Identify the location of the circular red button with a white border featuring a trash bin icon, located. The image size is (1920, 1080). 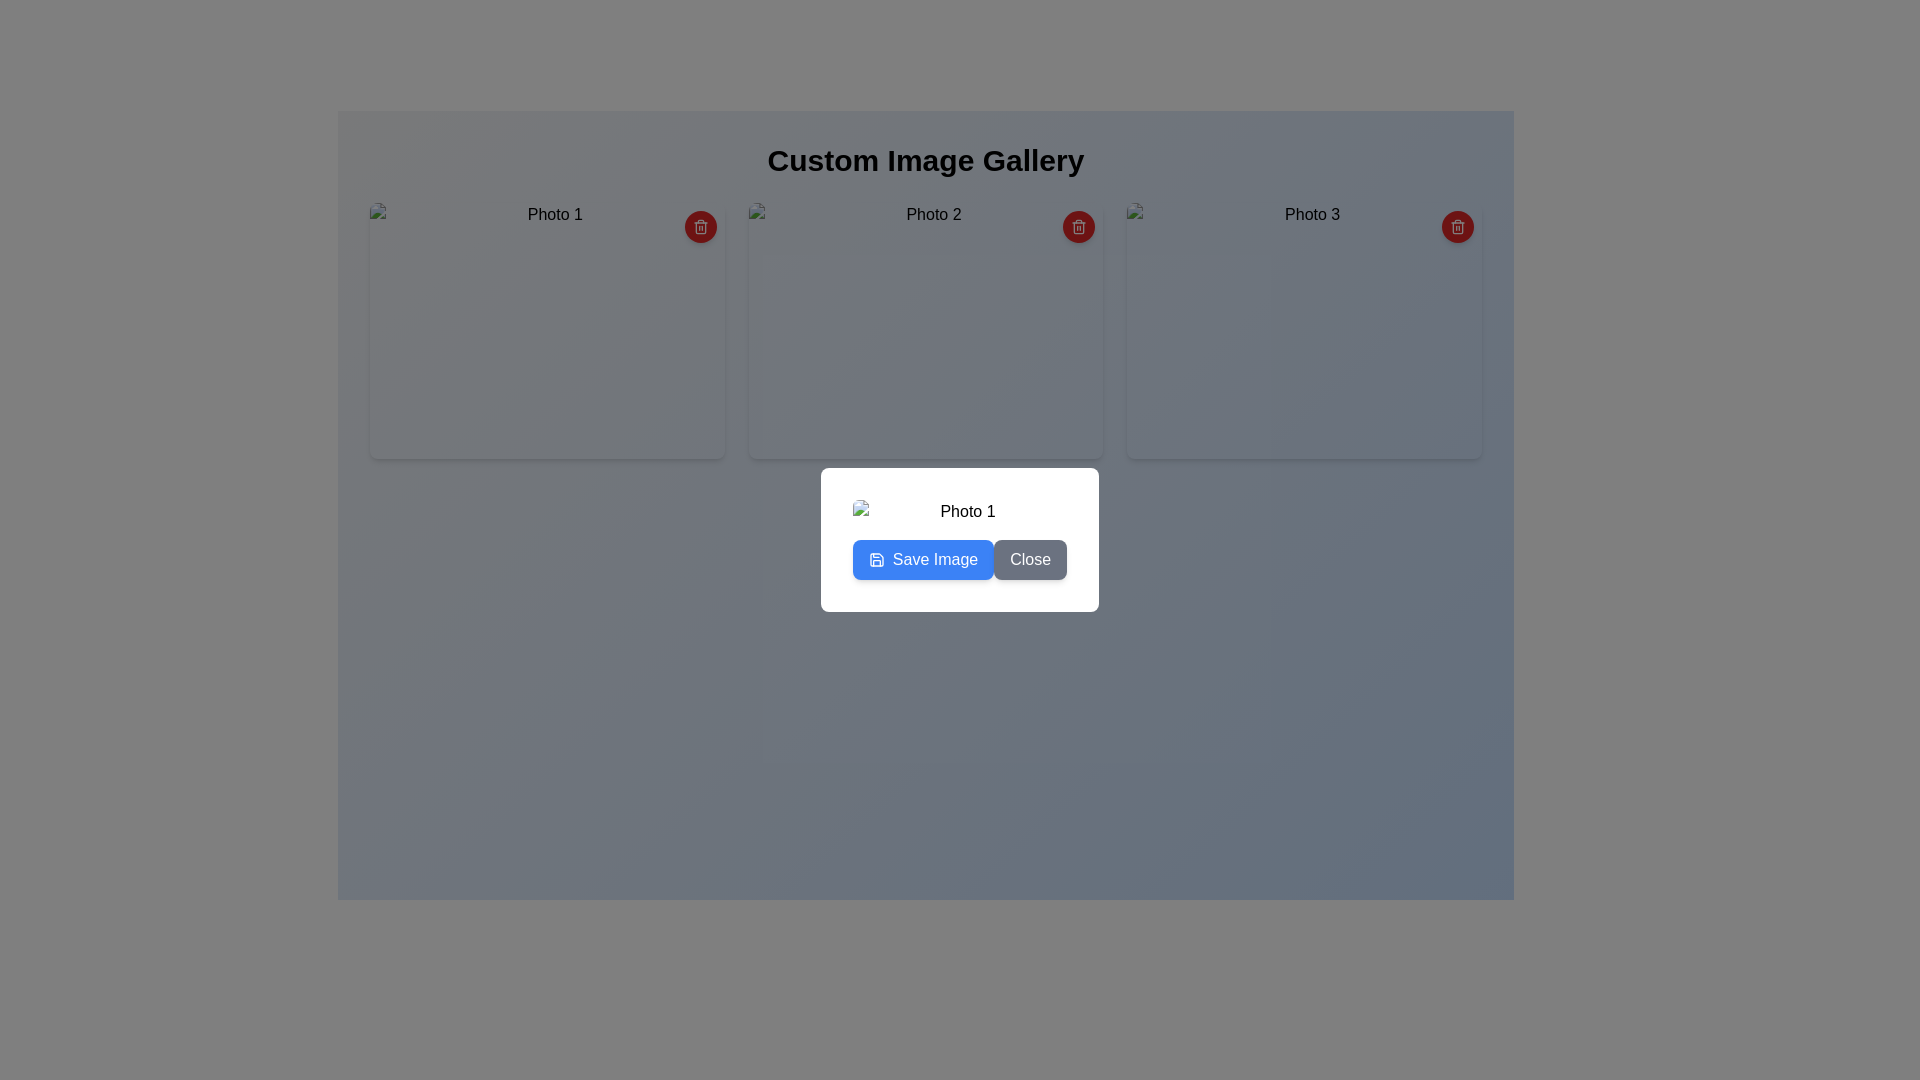
(1458, 226).